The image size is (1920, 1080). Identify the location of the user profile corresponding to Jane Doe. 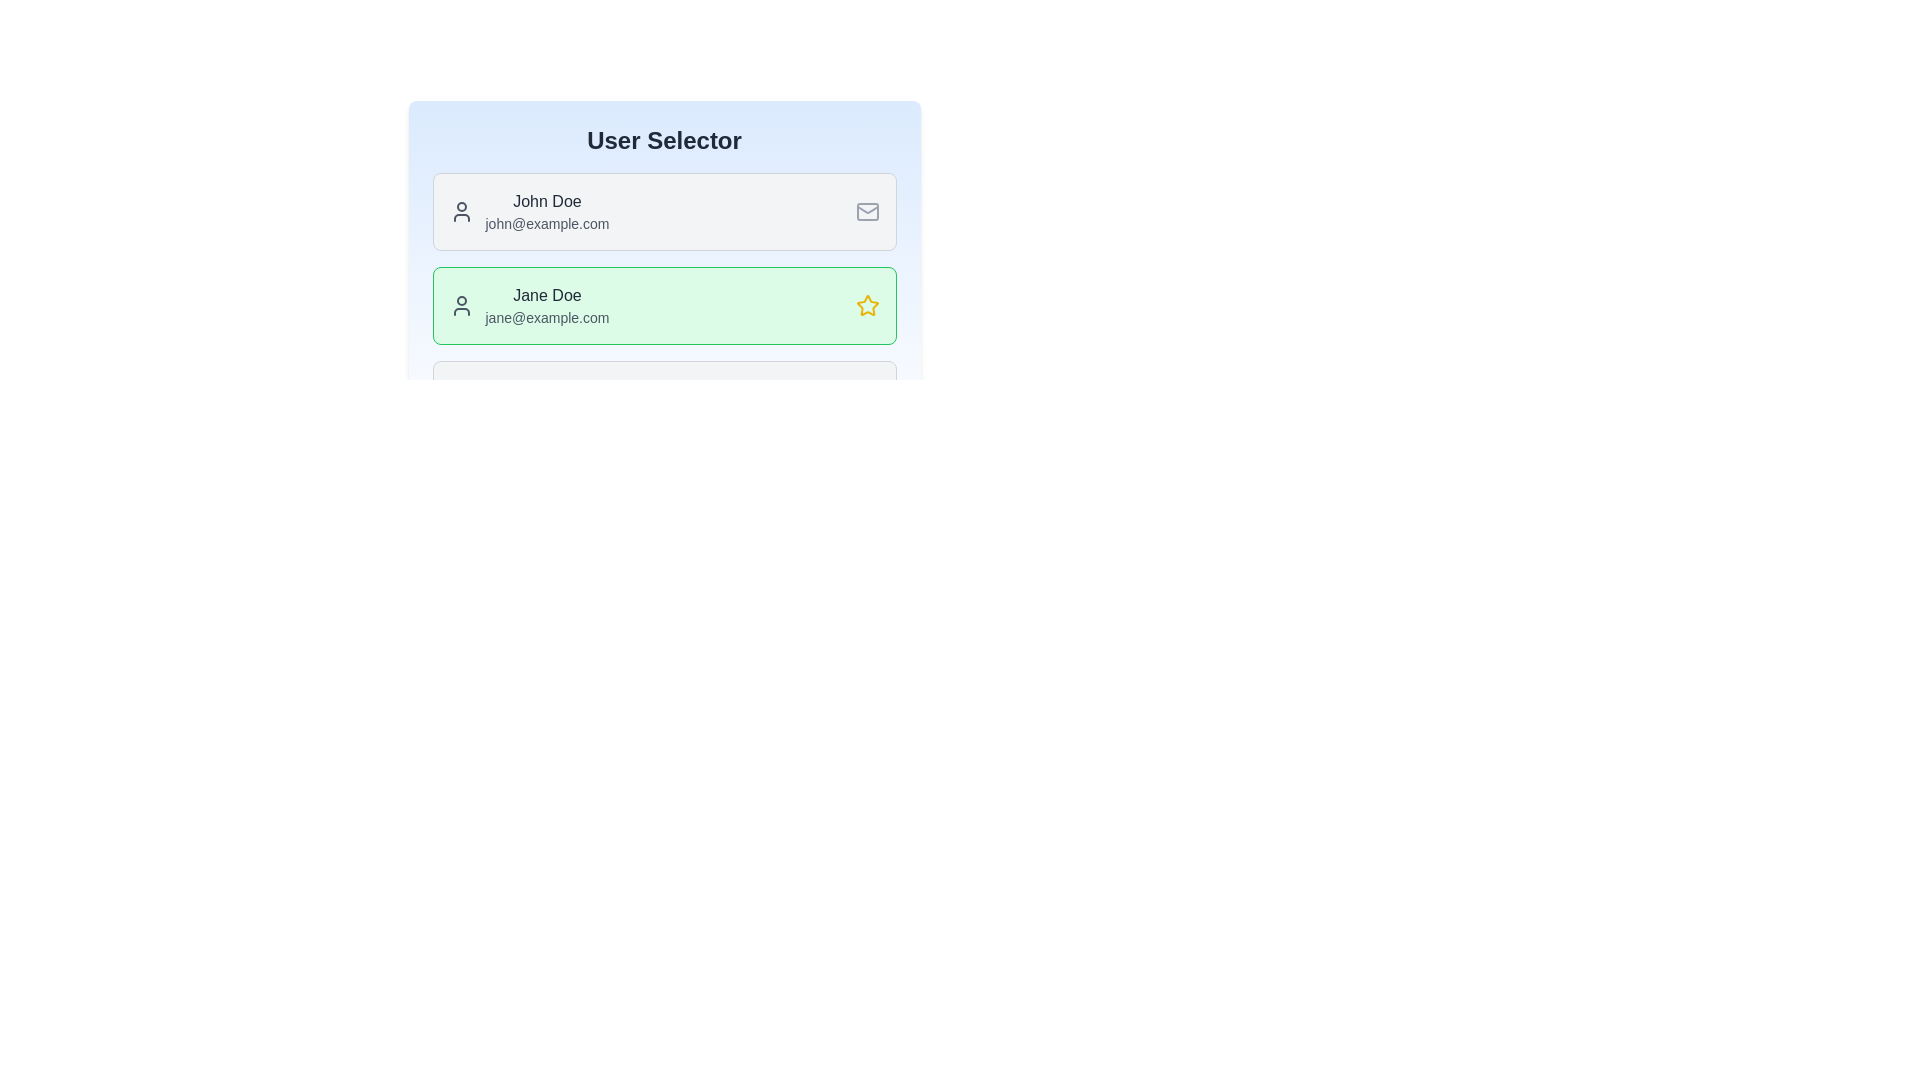
(664, 305).